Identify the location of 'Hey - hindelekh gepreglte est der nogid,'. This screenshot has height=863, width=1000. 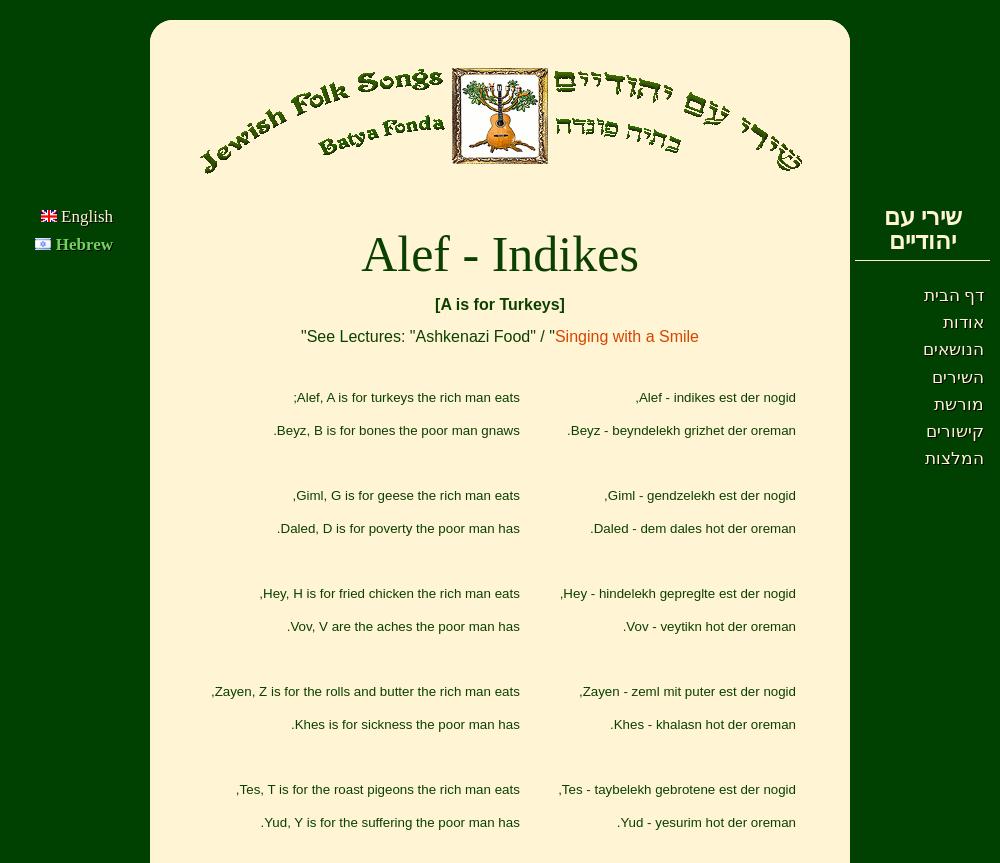
(559, 593).